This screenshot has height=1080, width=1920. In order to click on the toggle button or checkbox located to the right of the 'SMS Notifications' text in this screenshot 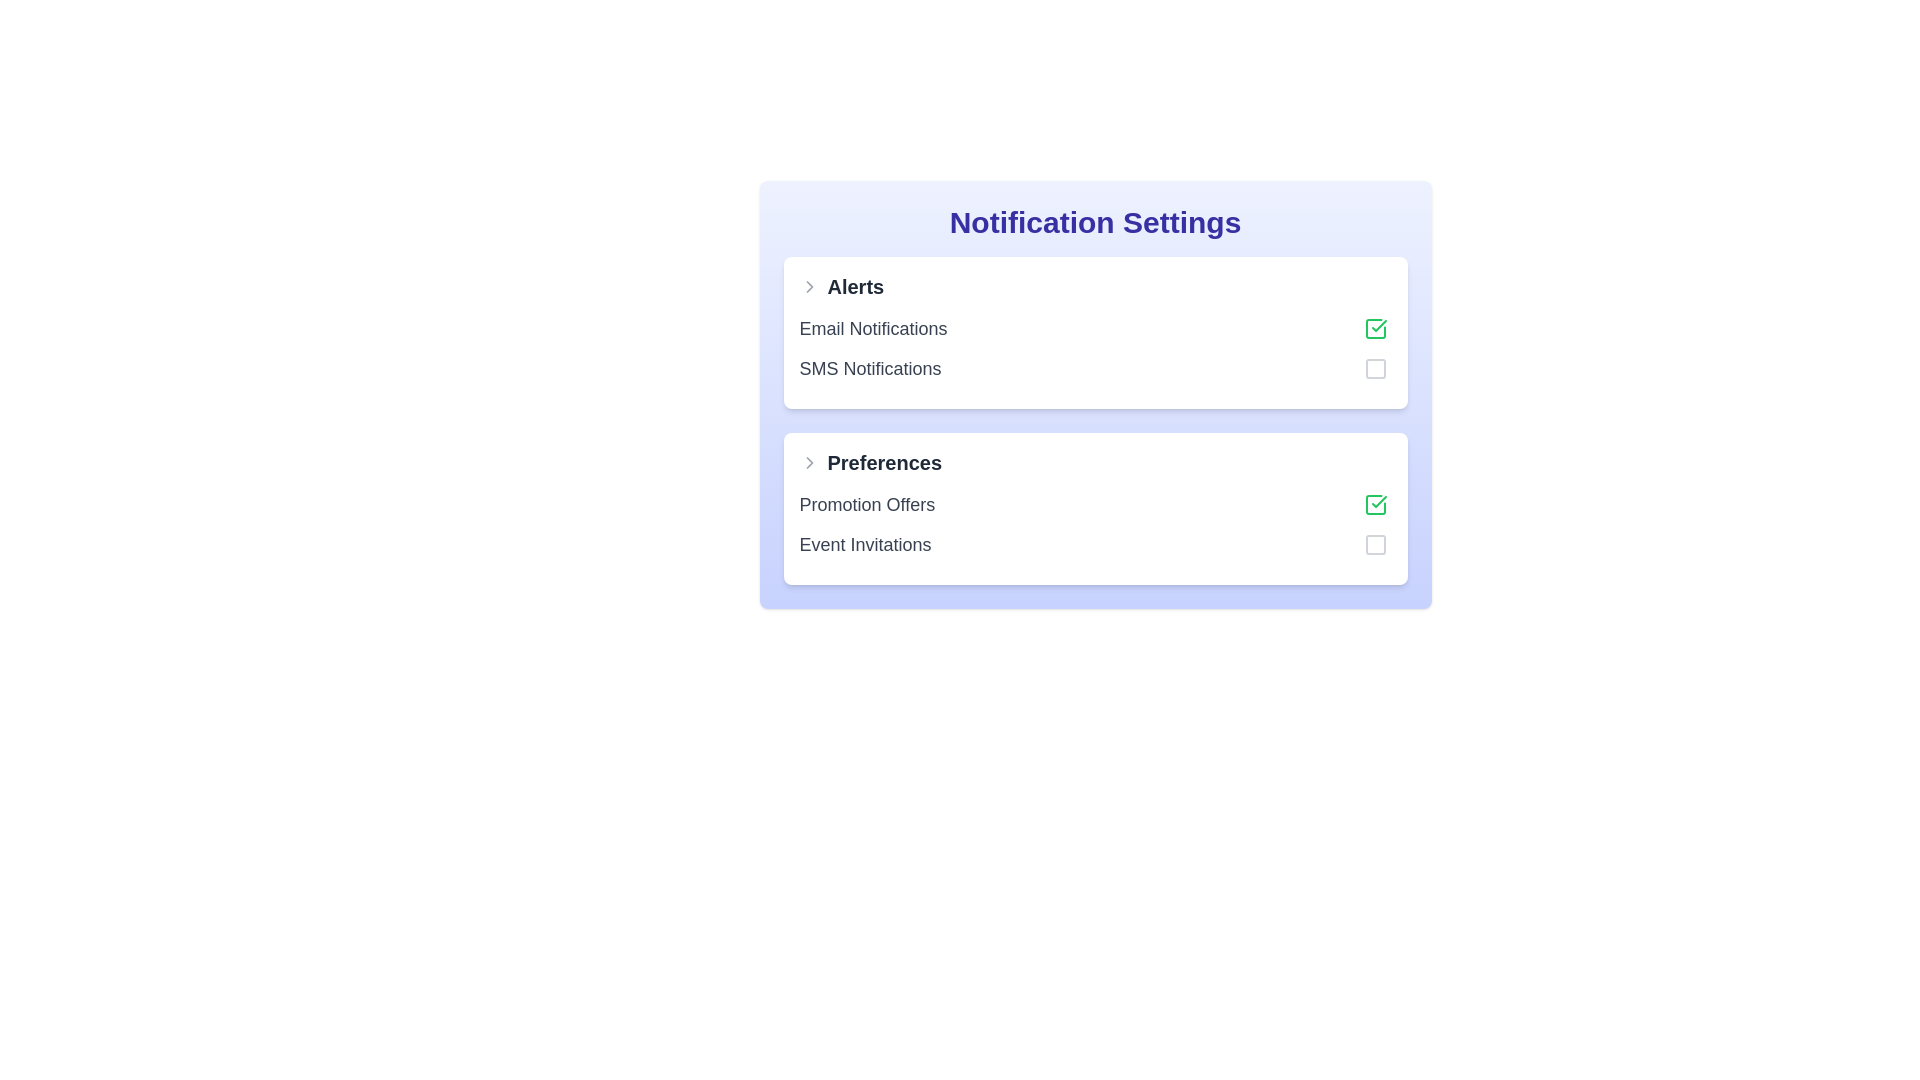, I will do `click(1374, 369)`.